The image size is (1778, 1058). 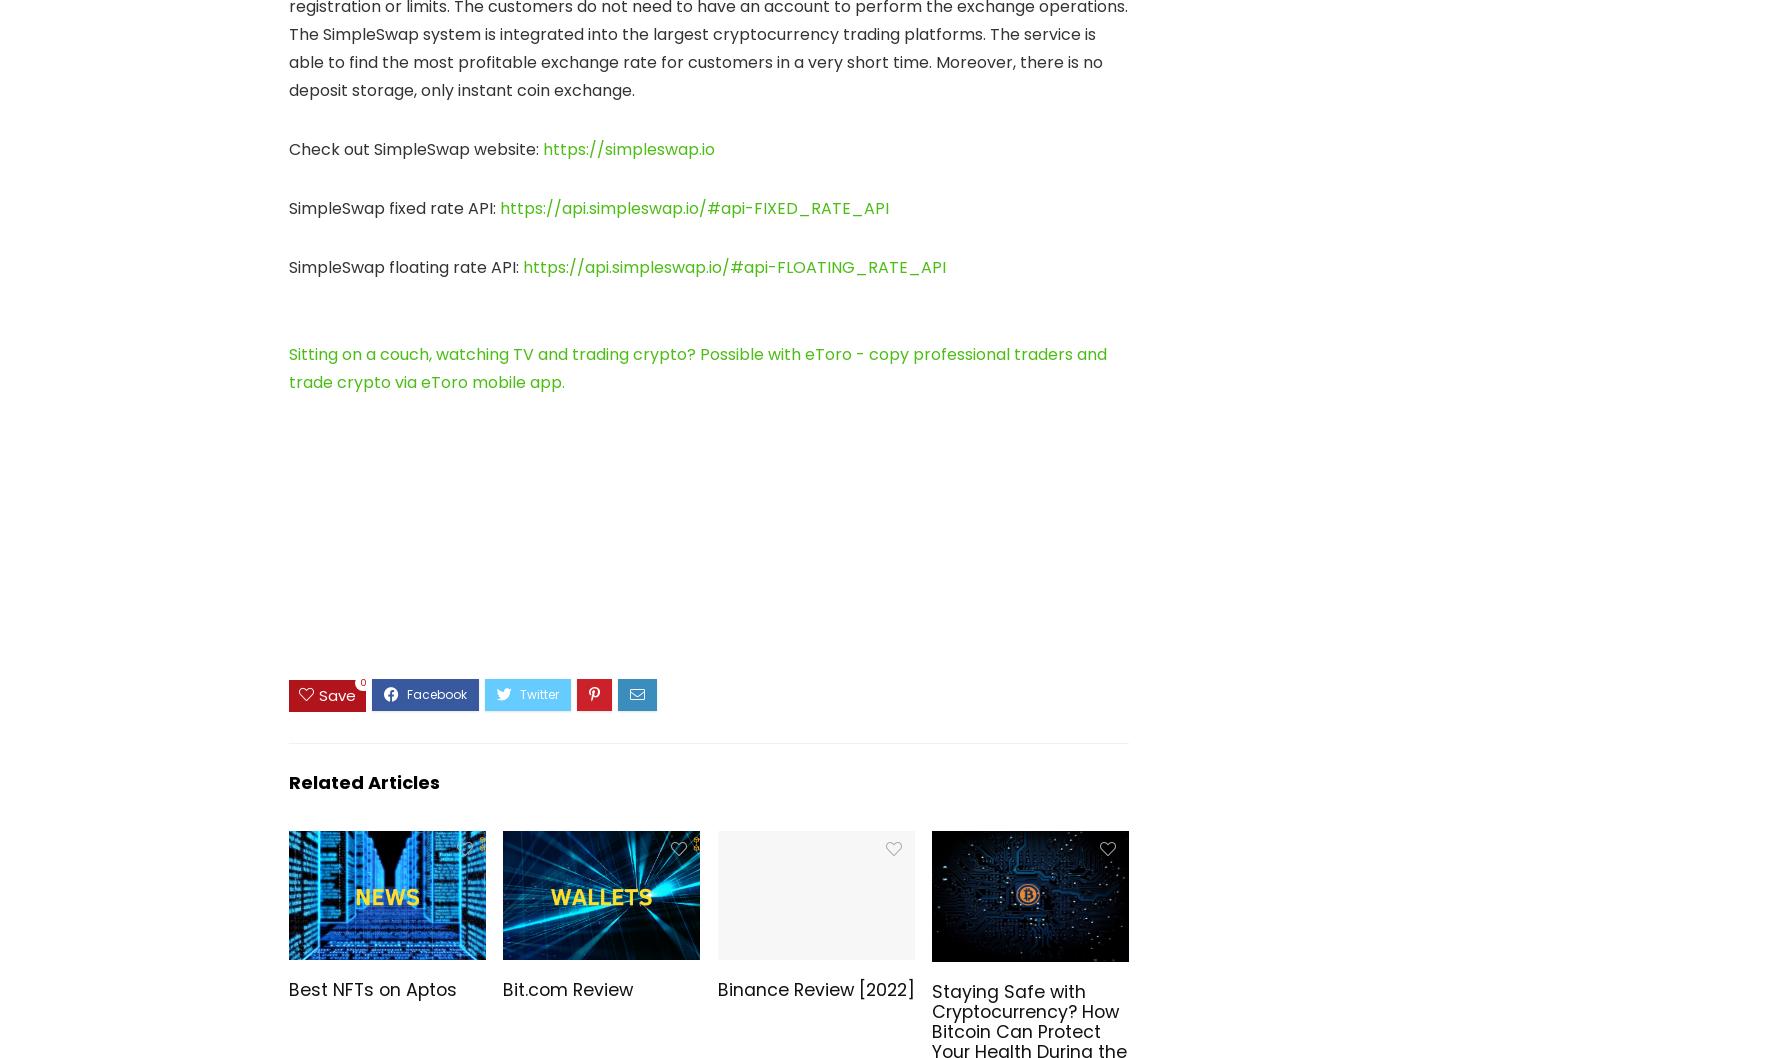 I want to click on 'SimpleSwap fixed rate API:', so click(x=394, y=208).